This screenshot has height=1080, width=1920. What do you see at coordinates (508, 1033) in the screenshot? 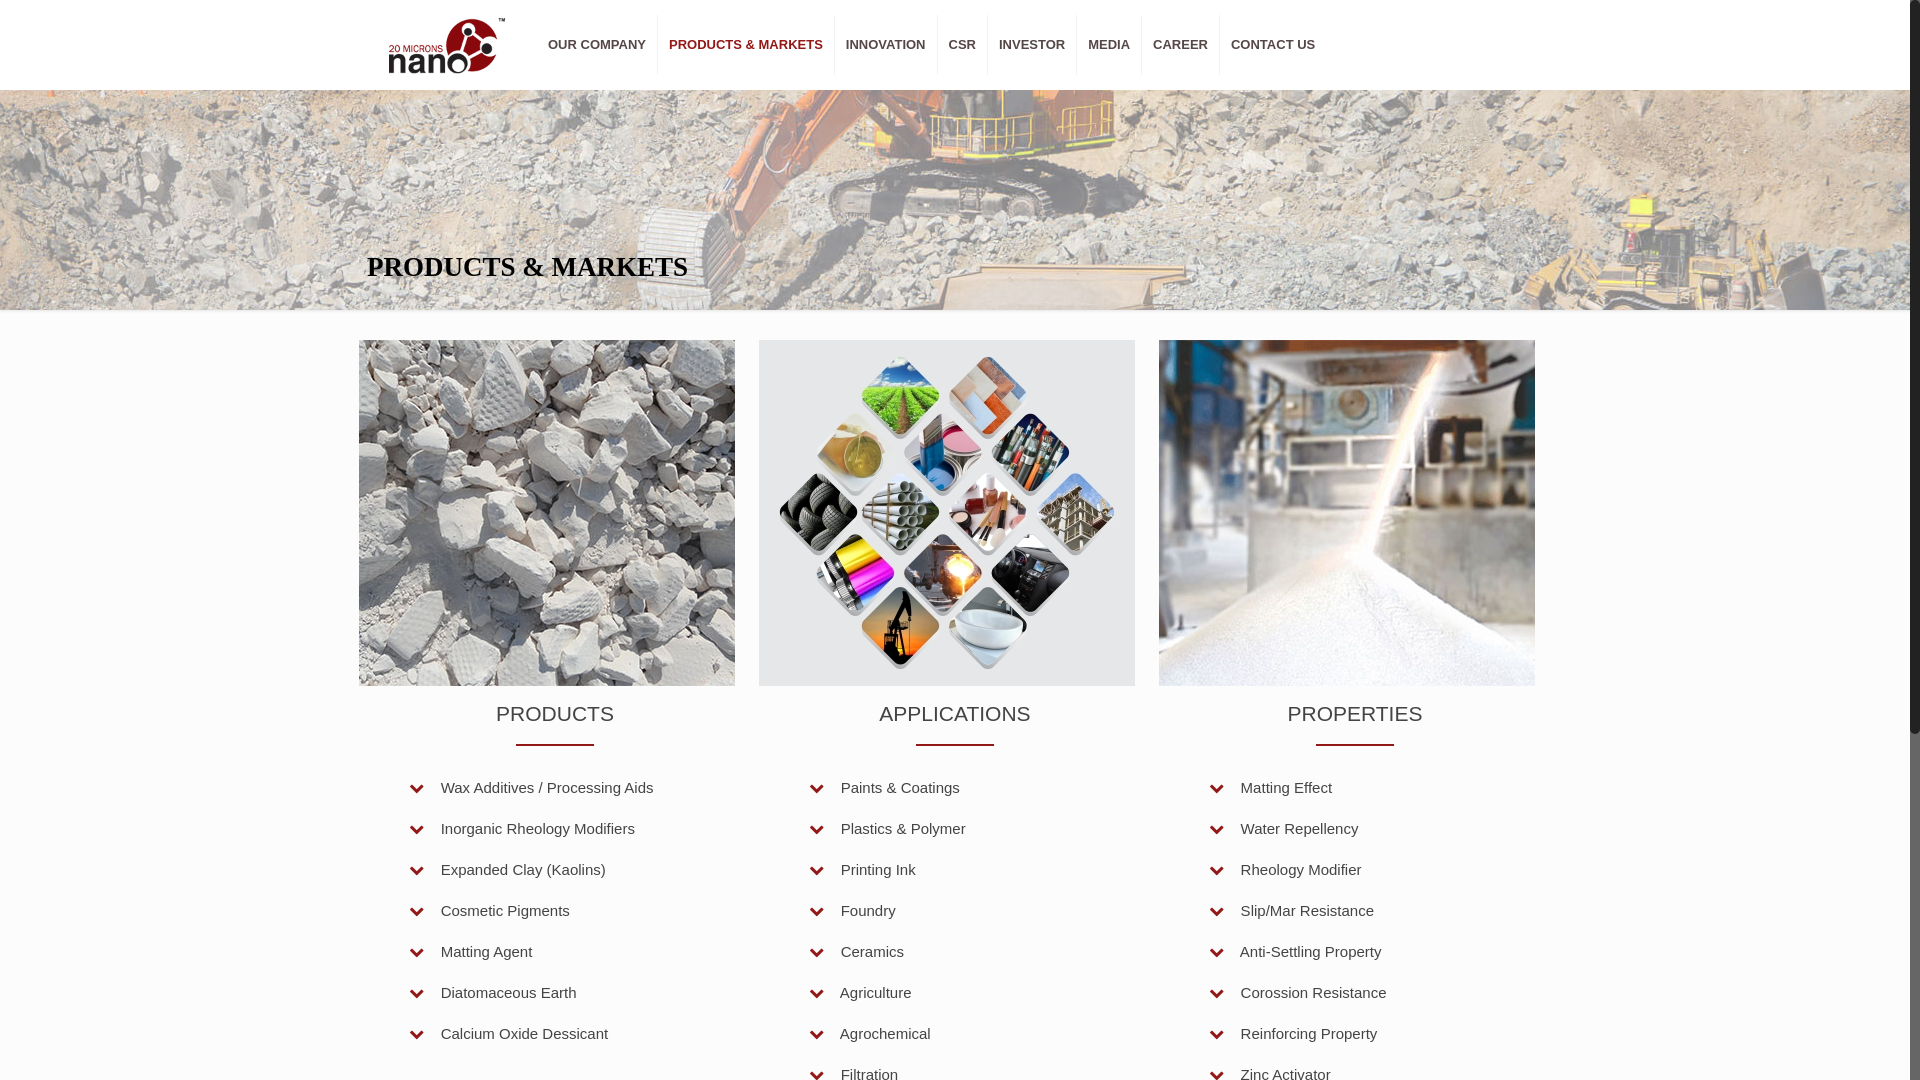
I see `'    Calcium Oxide Dessicant'` at bounding box center [508, 1033].